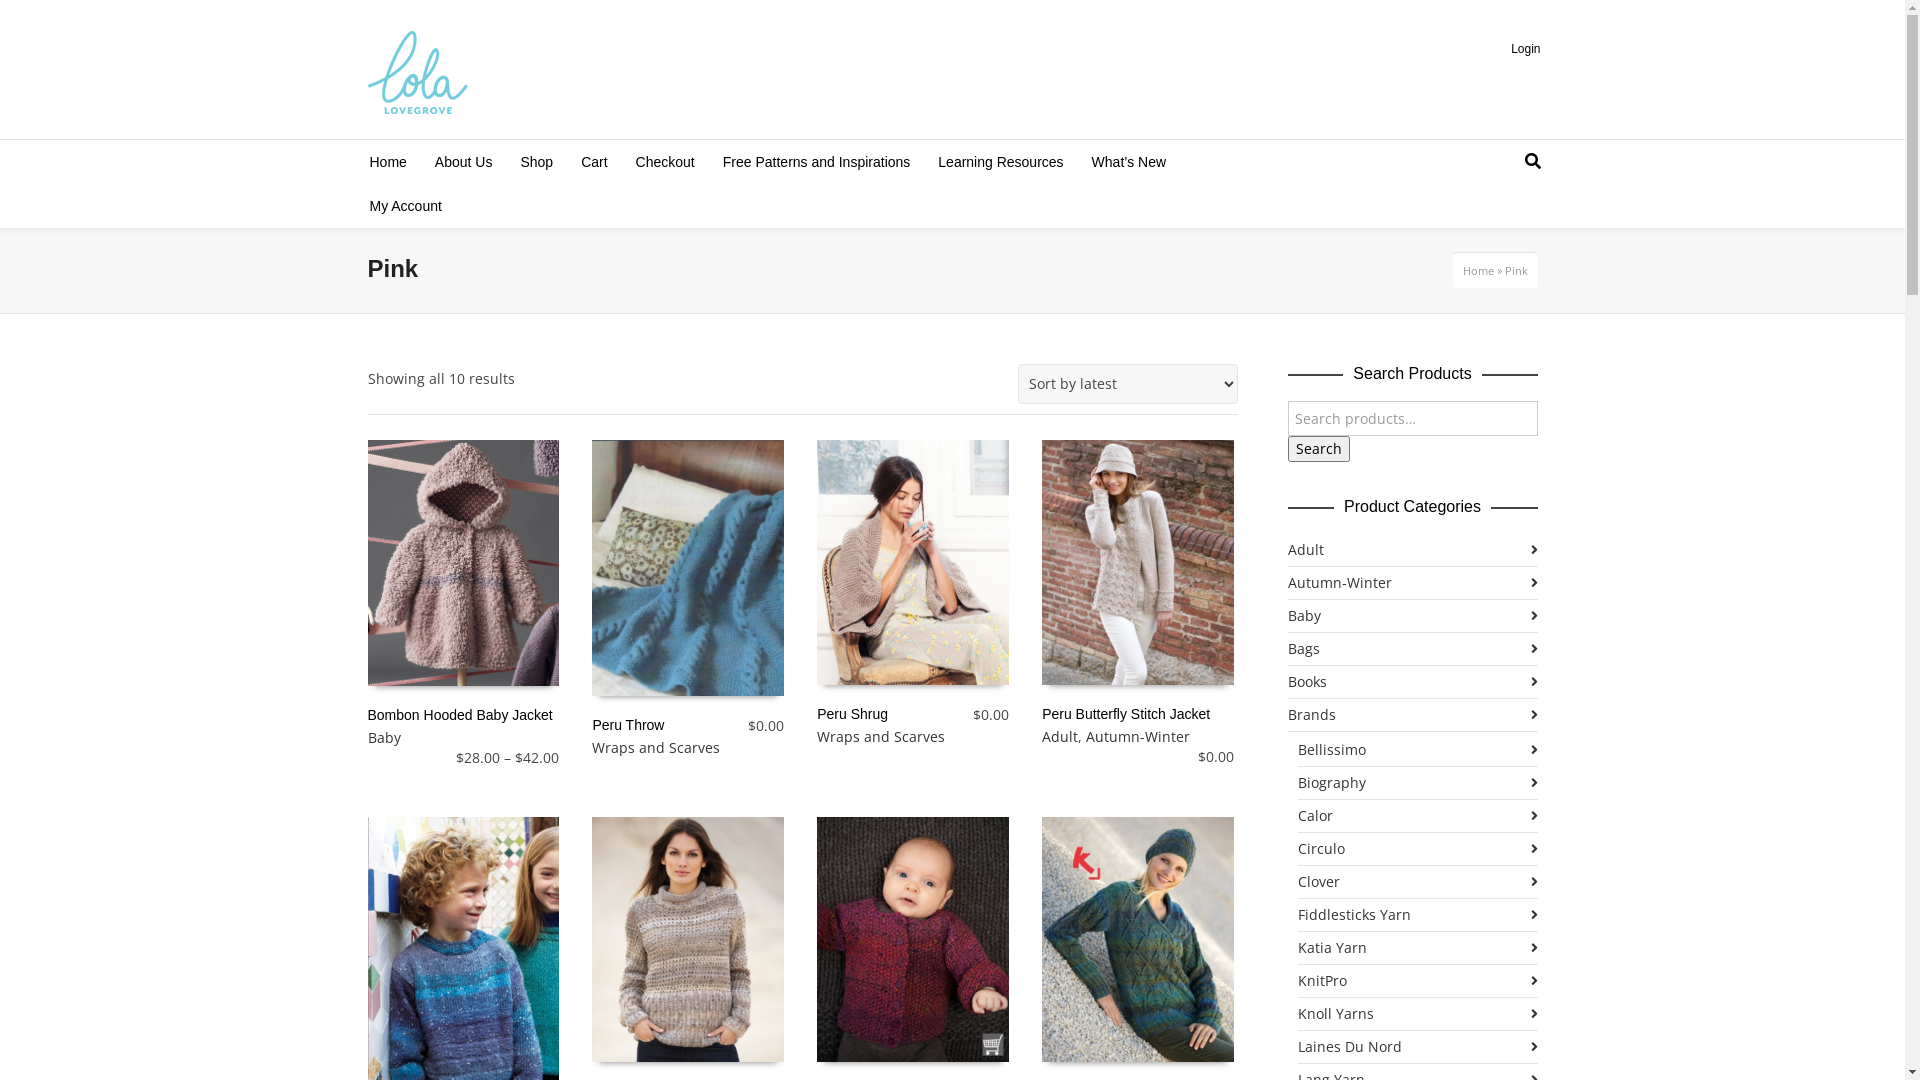 Image resolution: width=1920 pixels, height=1080 pixels. Describe the element at coordinates (1059, 736) in the screenshot. I see `'Adult'` at that location.